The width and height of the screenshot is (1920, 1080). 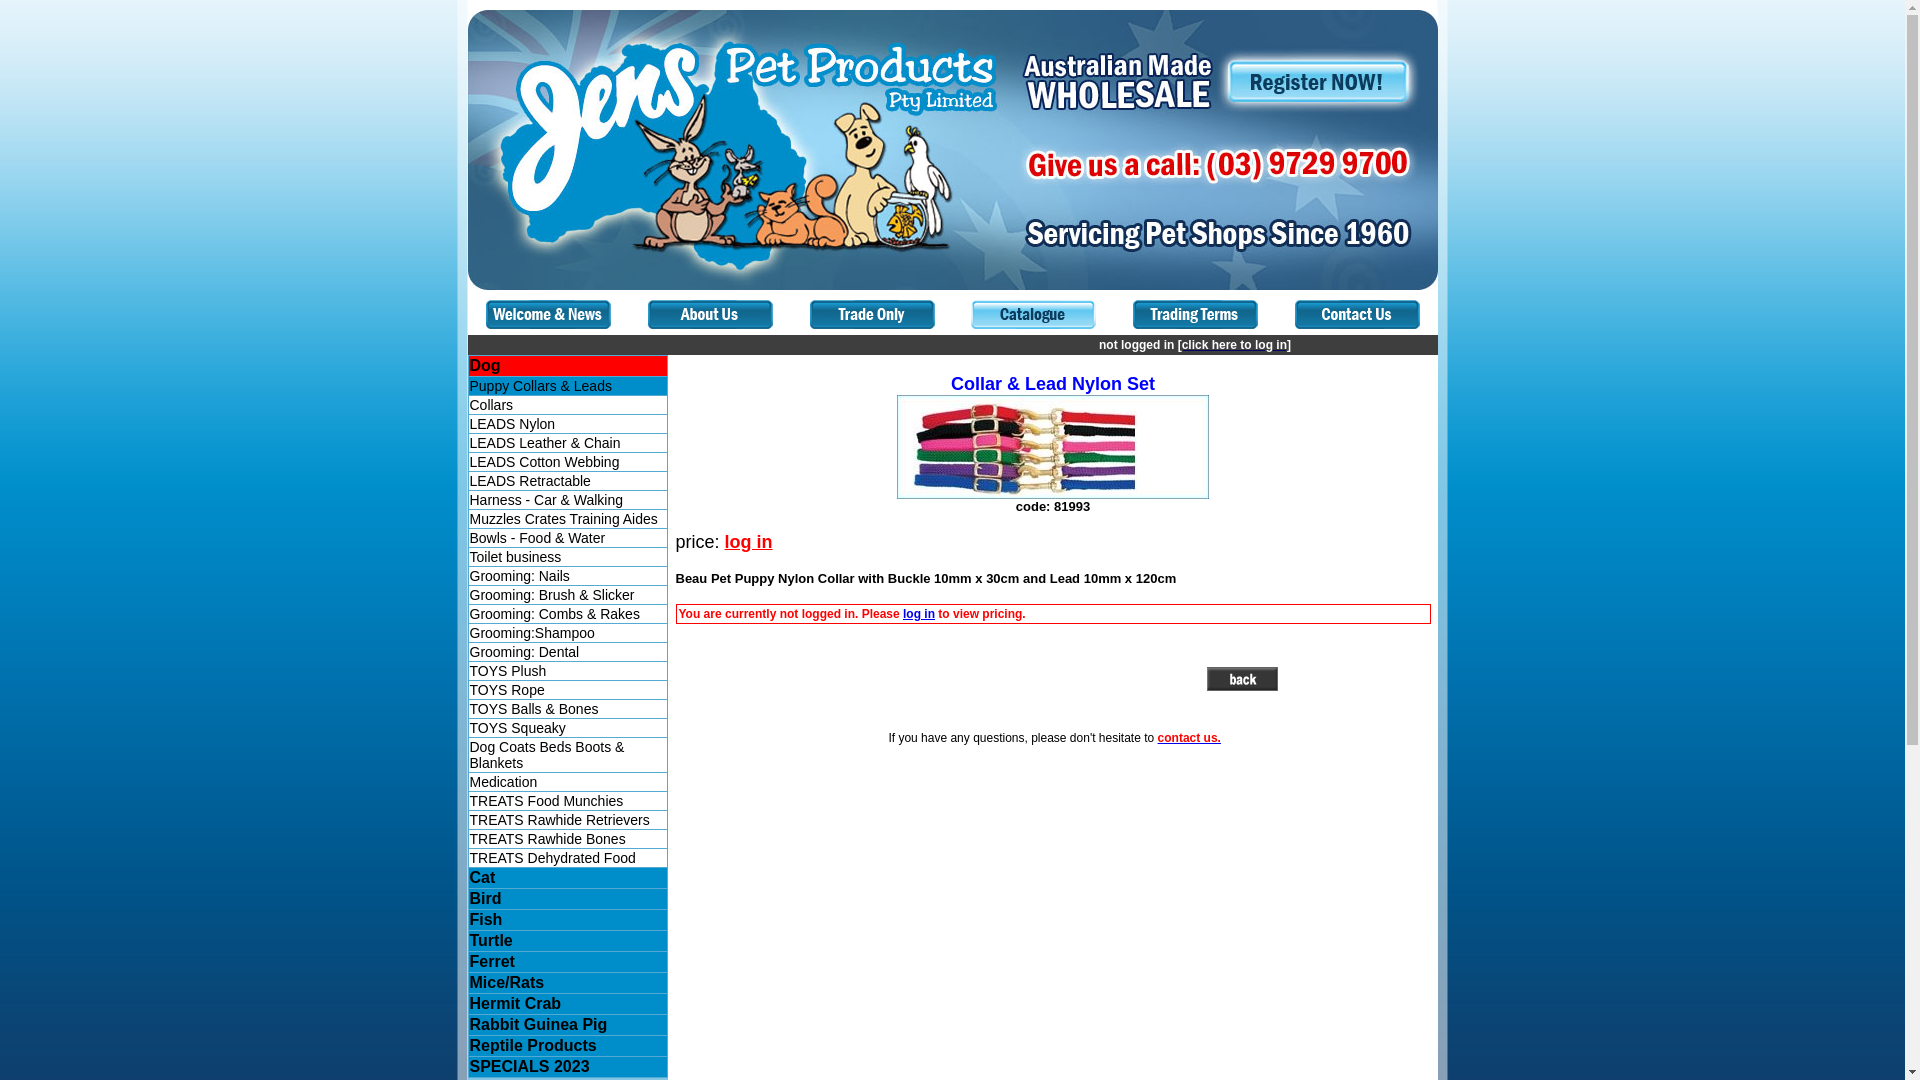 What do you see at coordinates (513, 423) in the screenshot?
I see `'LEADS Nylon'` at bounding box center [513, 423].